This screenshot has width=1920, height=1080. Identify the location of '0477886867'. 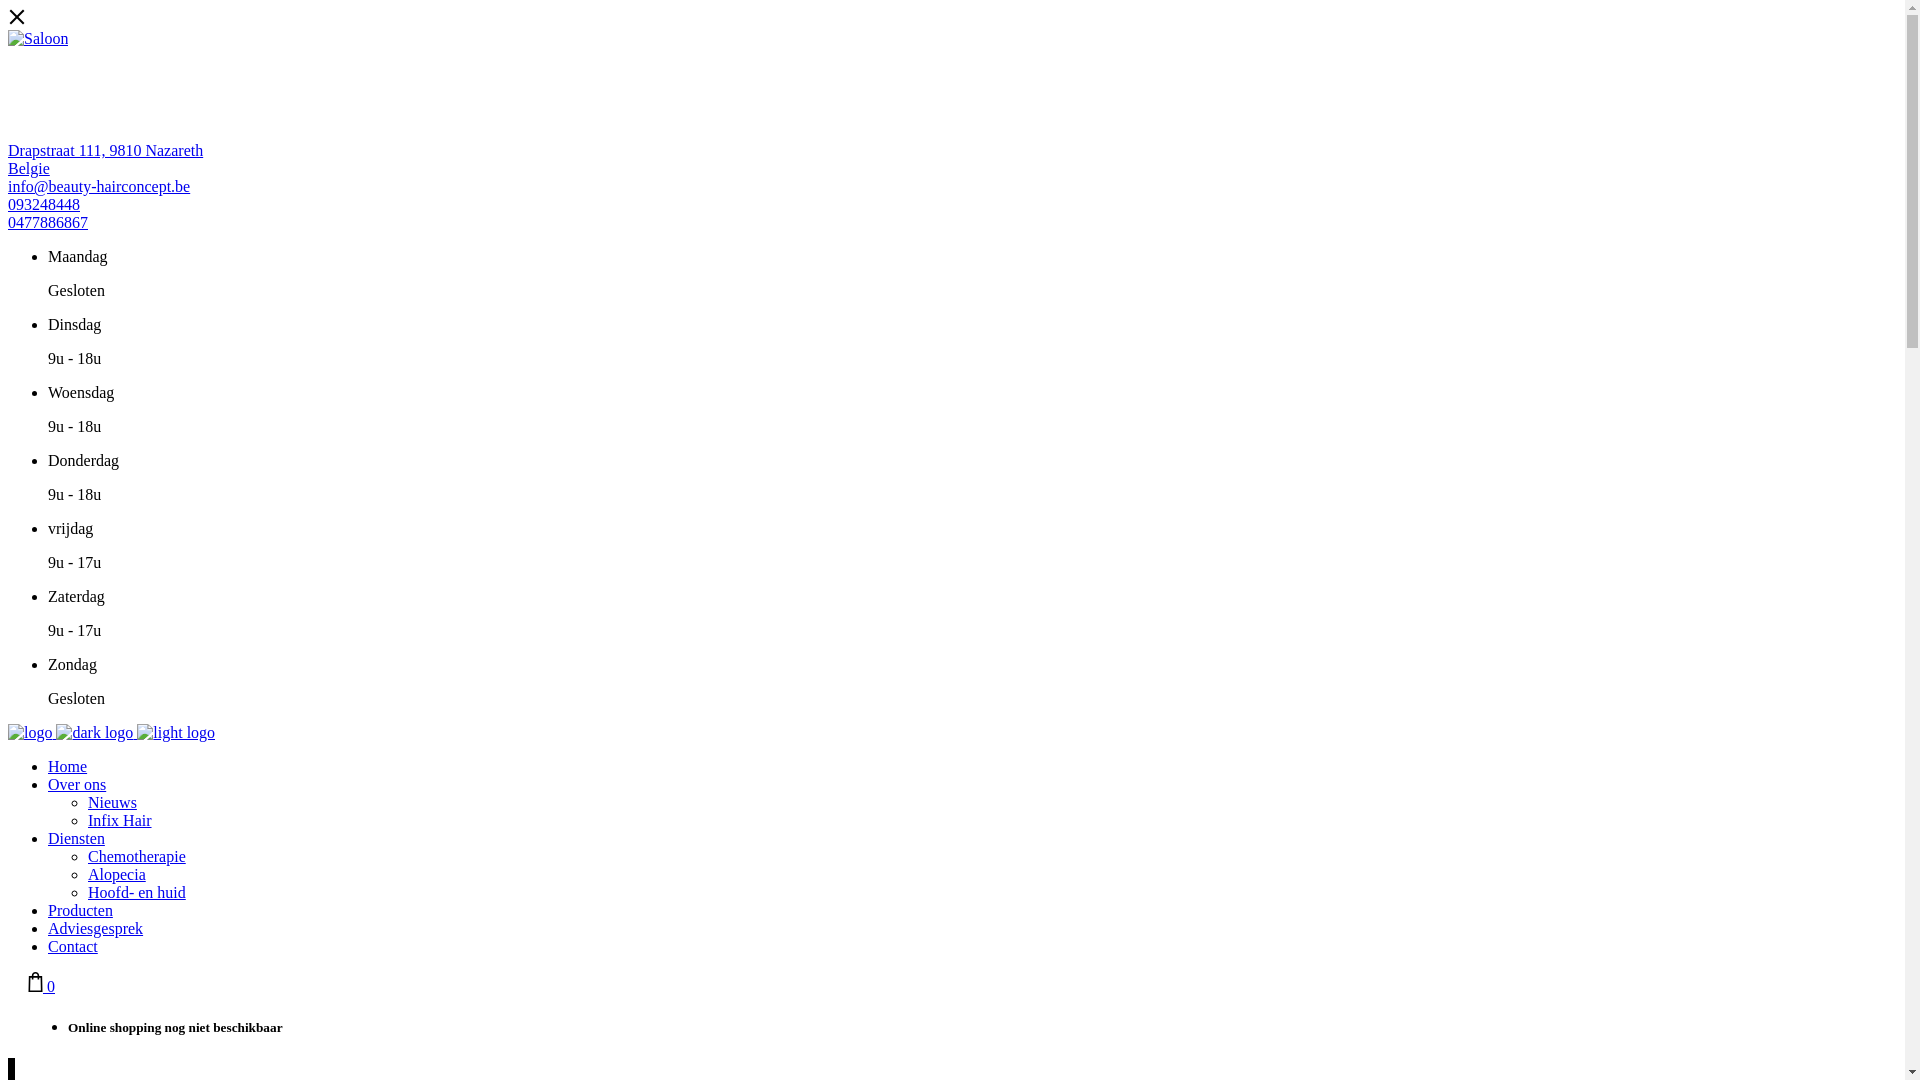
(8, 222).